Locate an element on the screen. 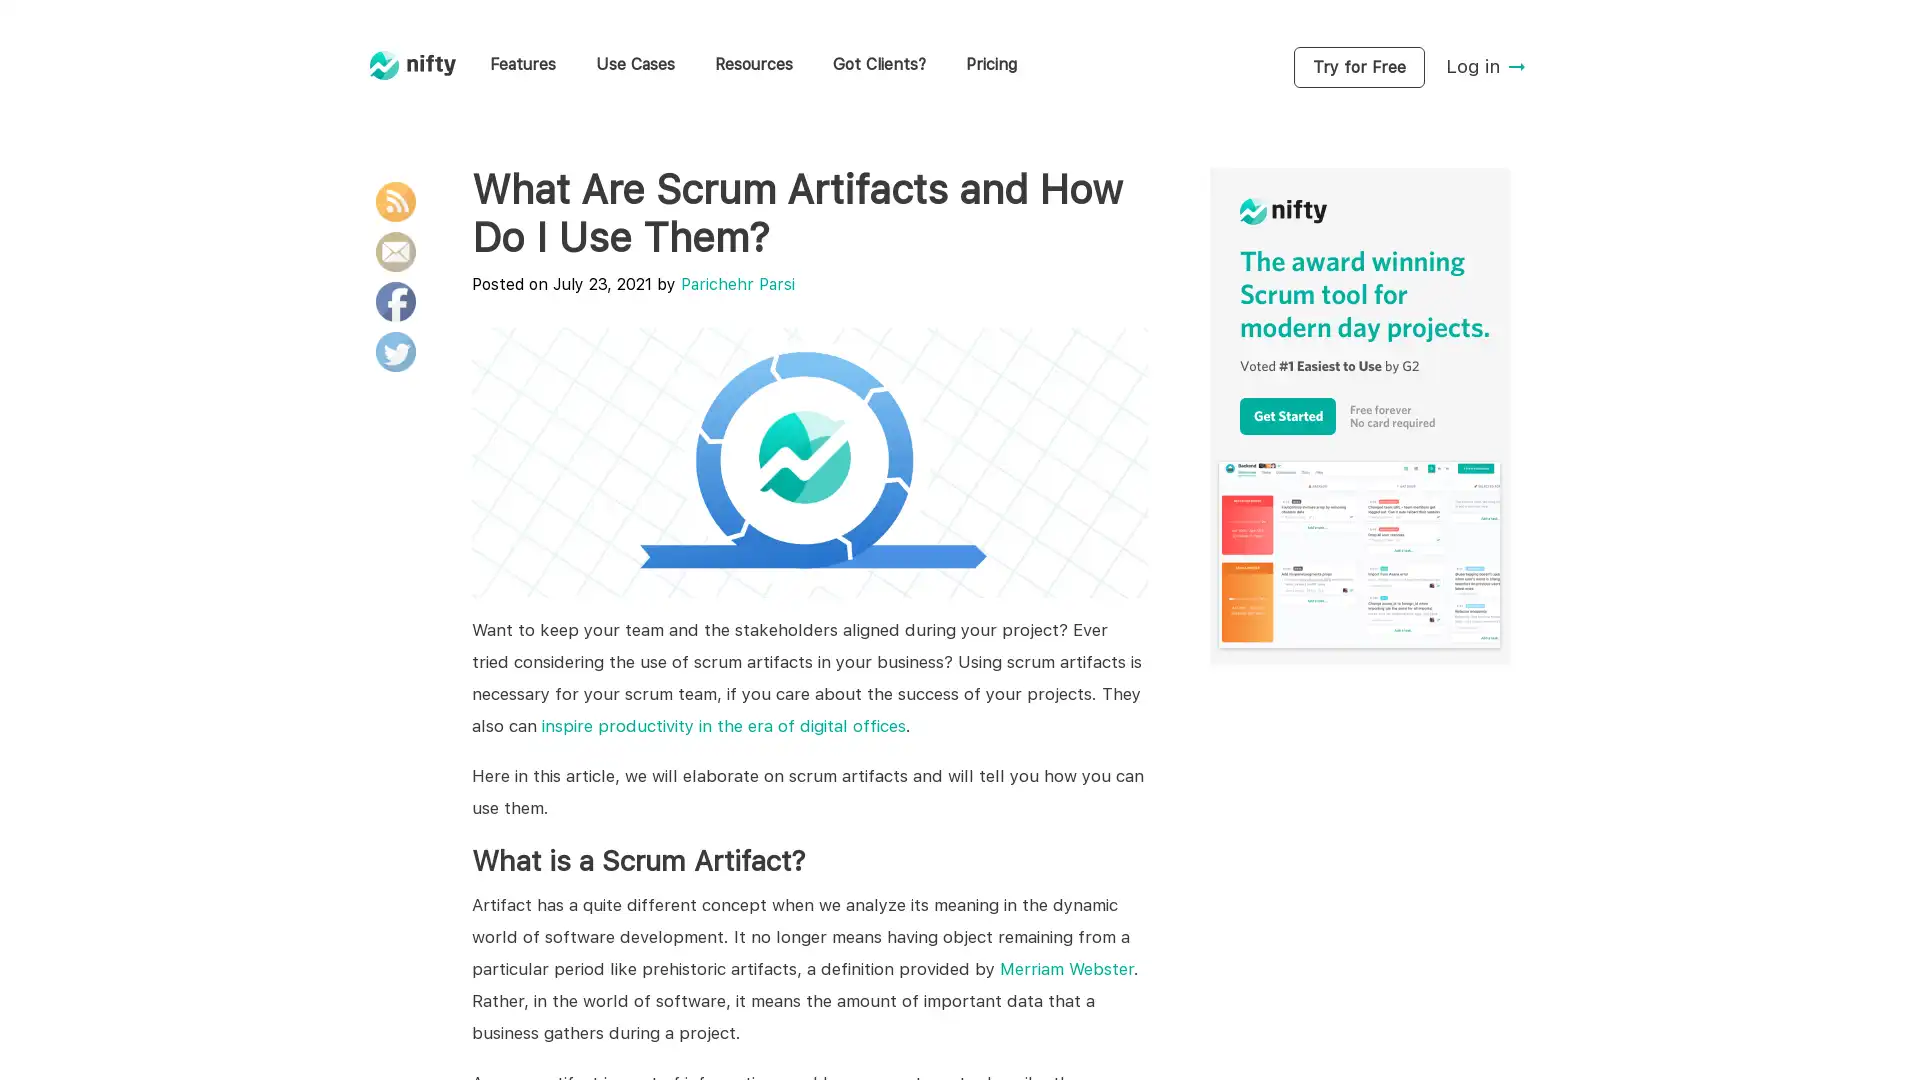  Try for Free is located at coordinates (1358, 66).